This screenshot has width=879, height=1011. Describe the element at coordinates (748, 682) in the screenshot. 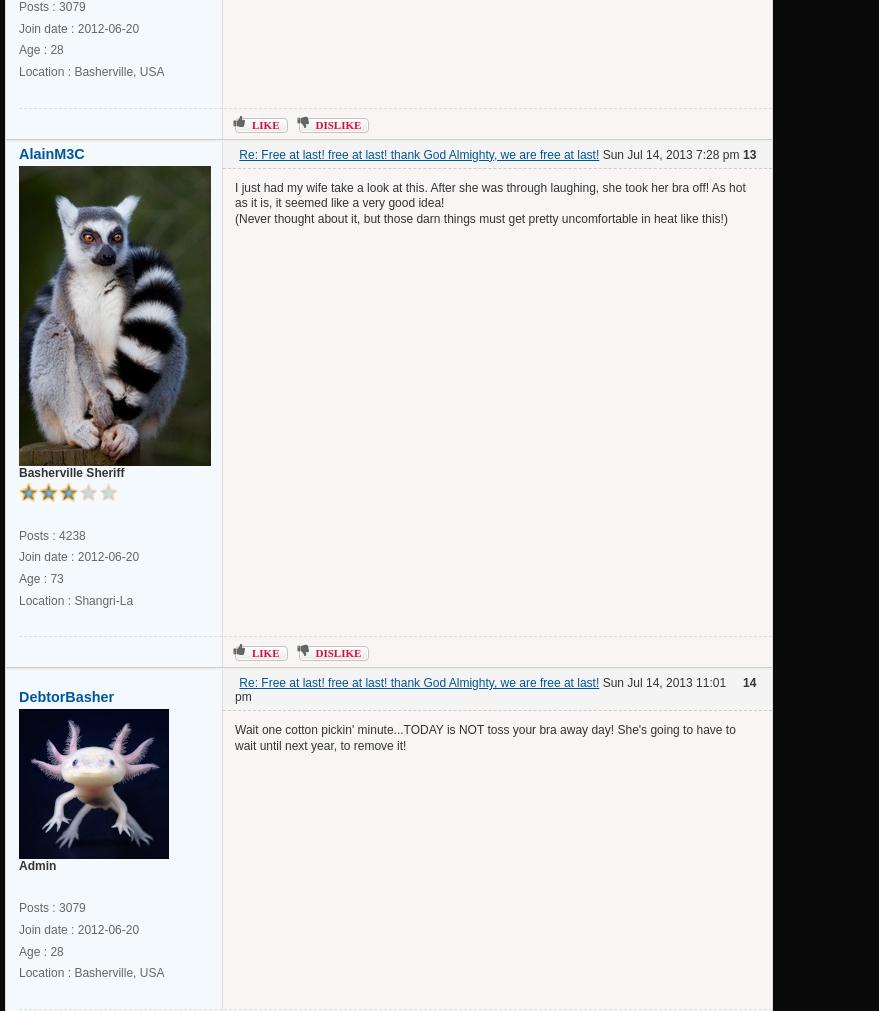

I see `'14'` at that location.